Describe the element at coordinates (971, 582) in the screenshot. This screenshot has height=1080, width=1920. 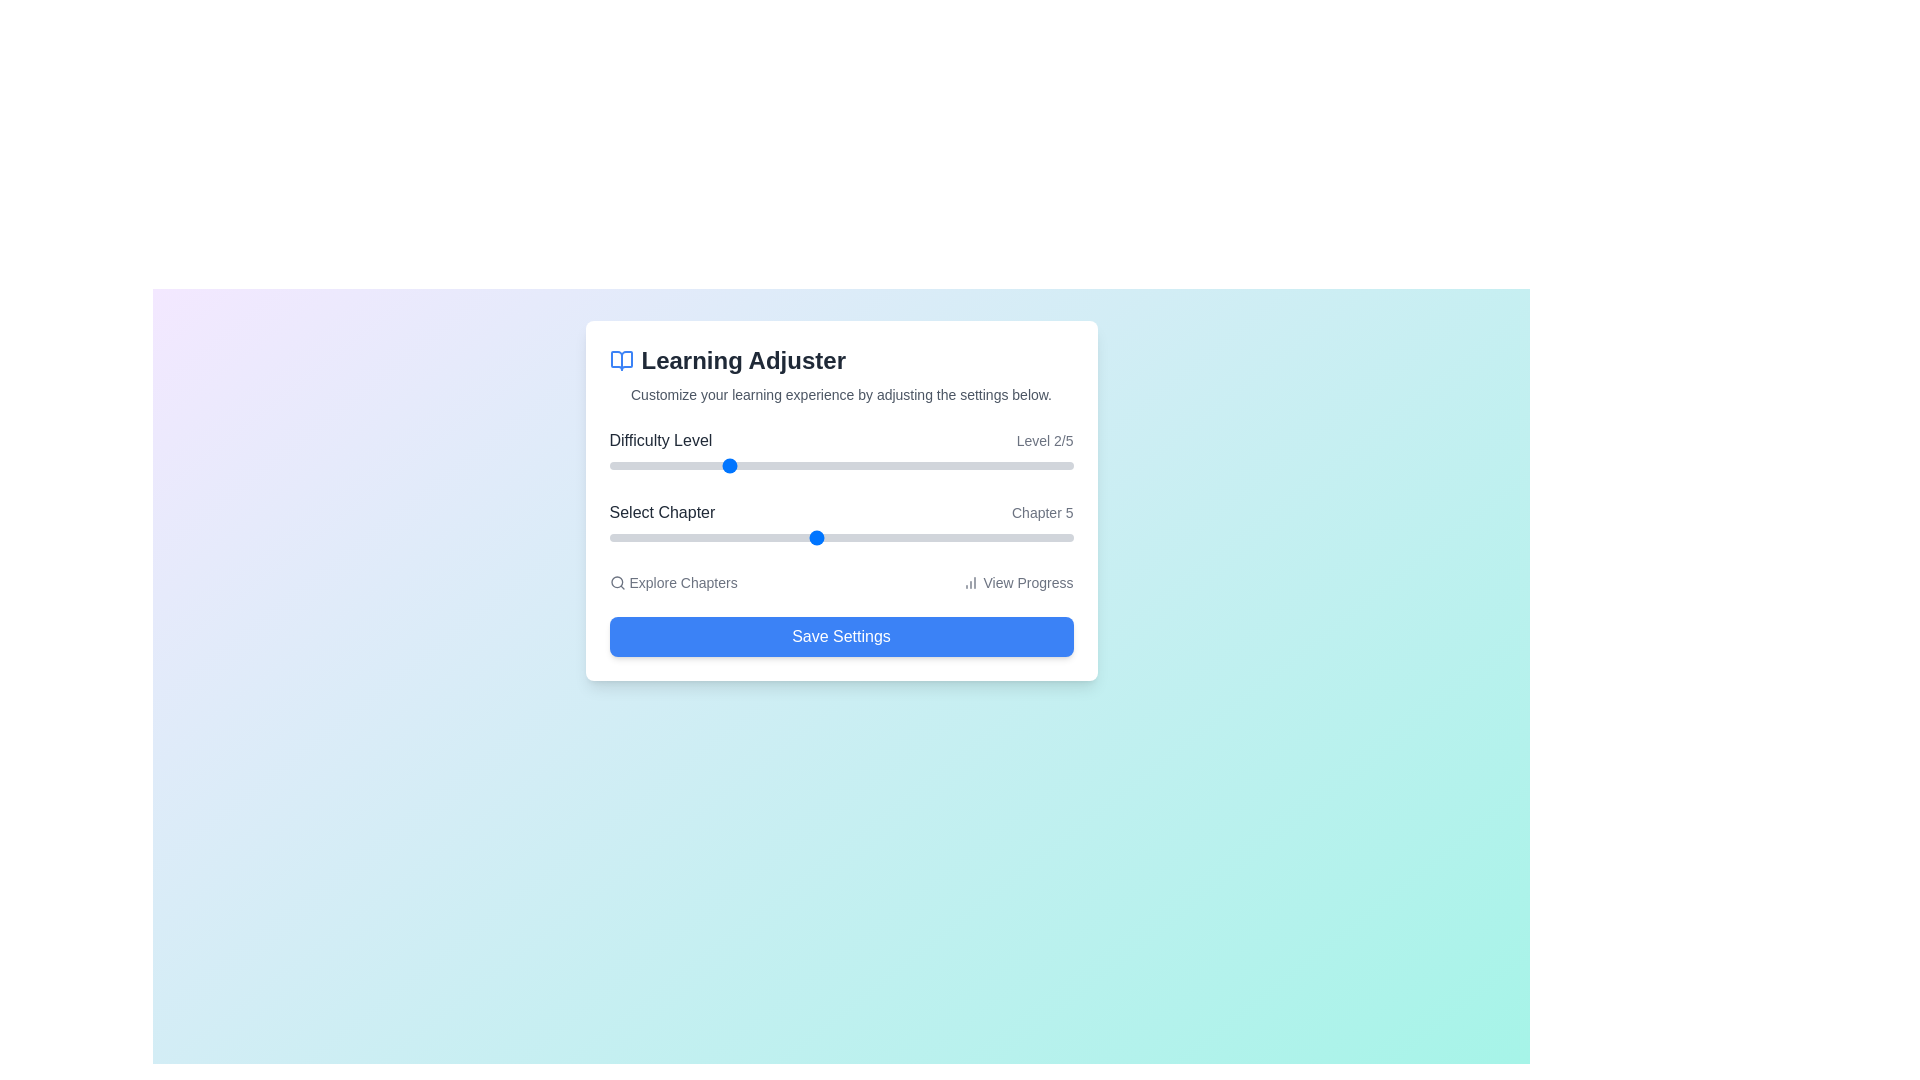
I see `the progress icon located to the left of the 'View Progress' text in the bottom section of the settings interface as a static decorative element` at that location.